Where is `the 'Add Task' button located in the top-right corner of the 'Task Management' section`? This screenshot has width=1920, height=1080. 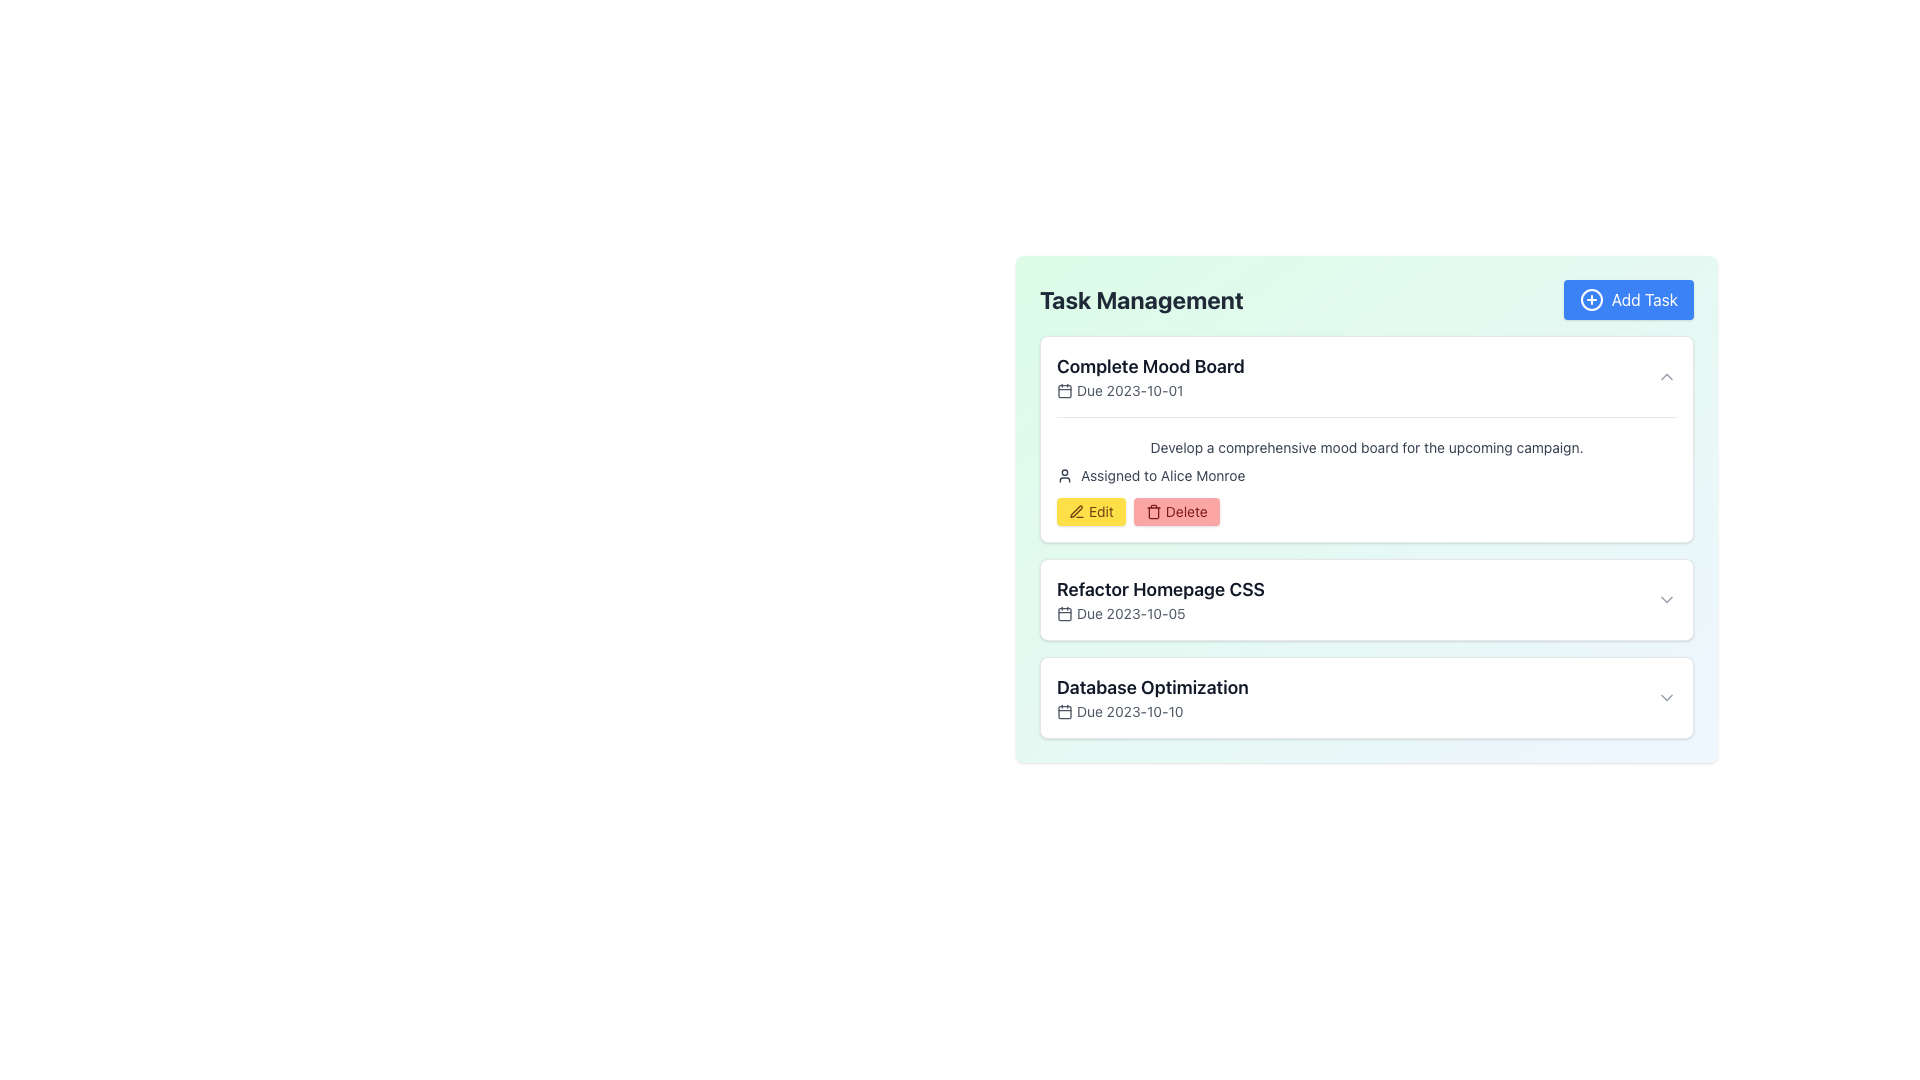
the 'Add Task' button located in the top-right corner of the 'Task Management' section is located at coordinates (1628, 300).